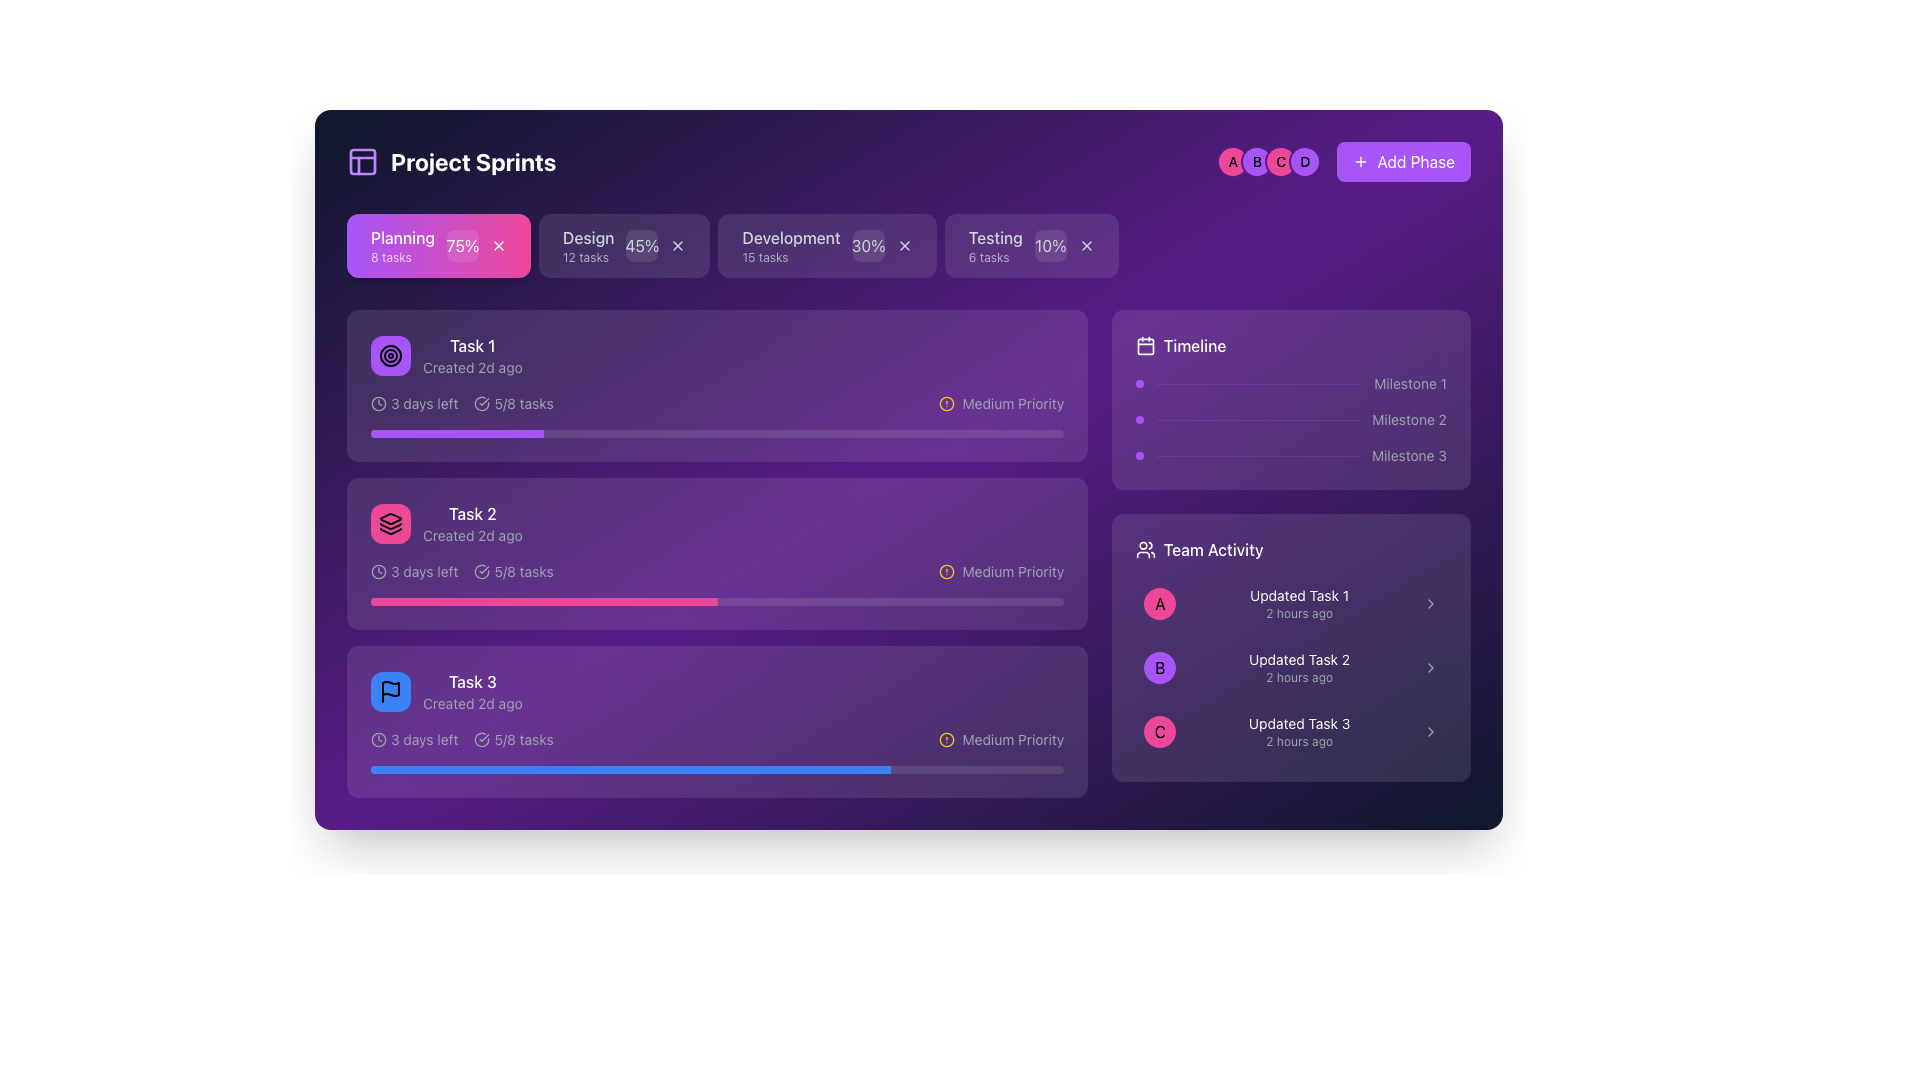 This screenshot has width=1920, height=1080. I want to click on the Priority indicator with icon and text located in the right section of the second task block from the top within the tasks list, next to a horizontal progress bar, so click(1001, 404).